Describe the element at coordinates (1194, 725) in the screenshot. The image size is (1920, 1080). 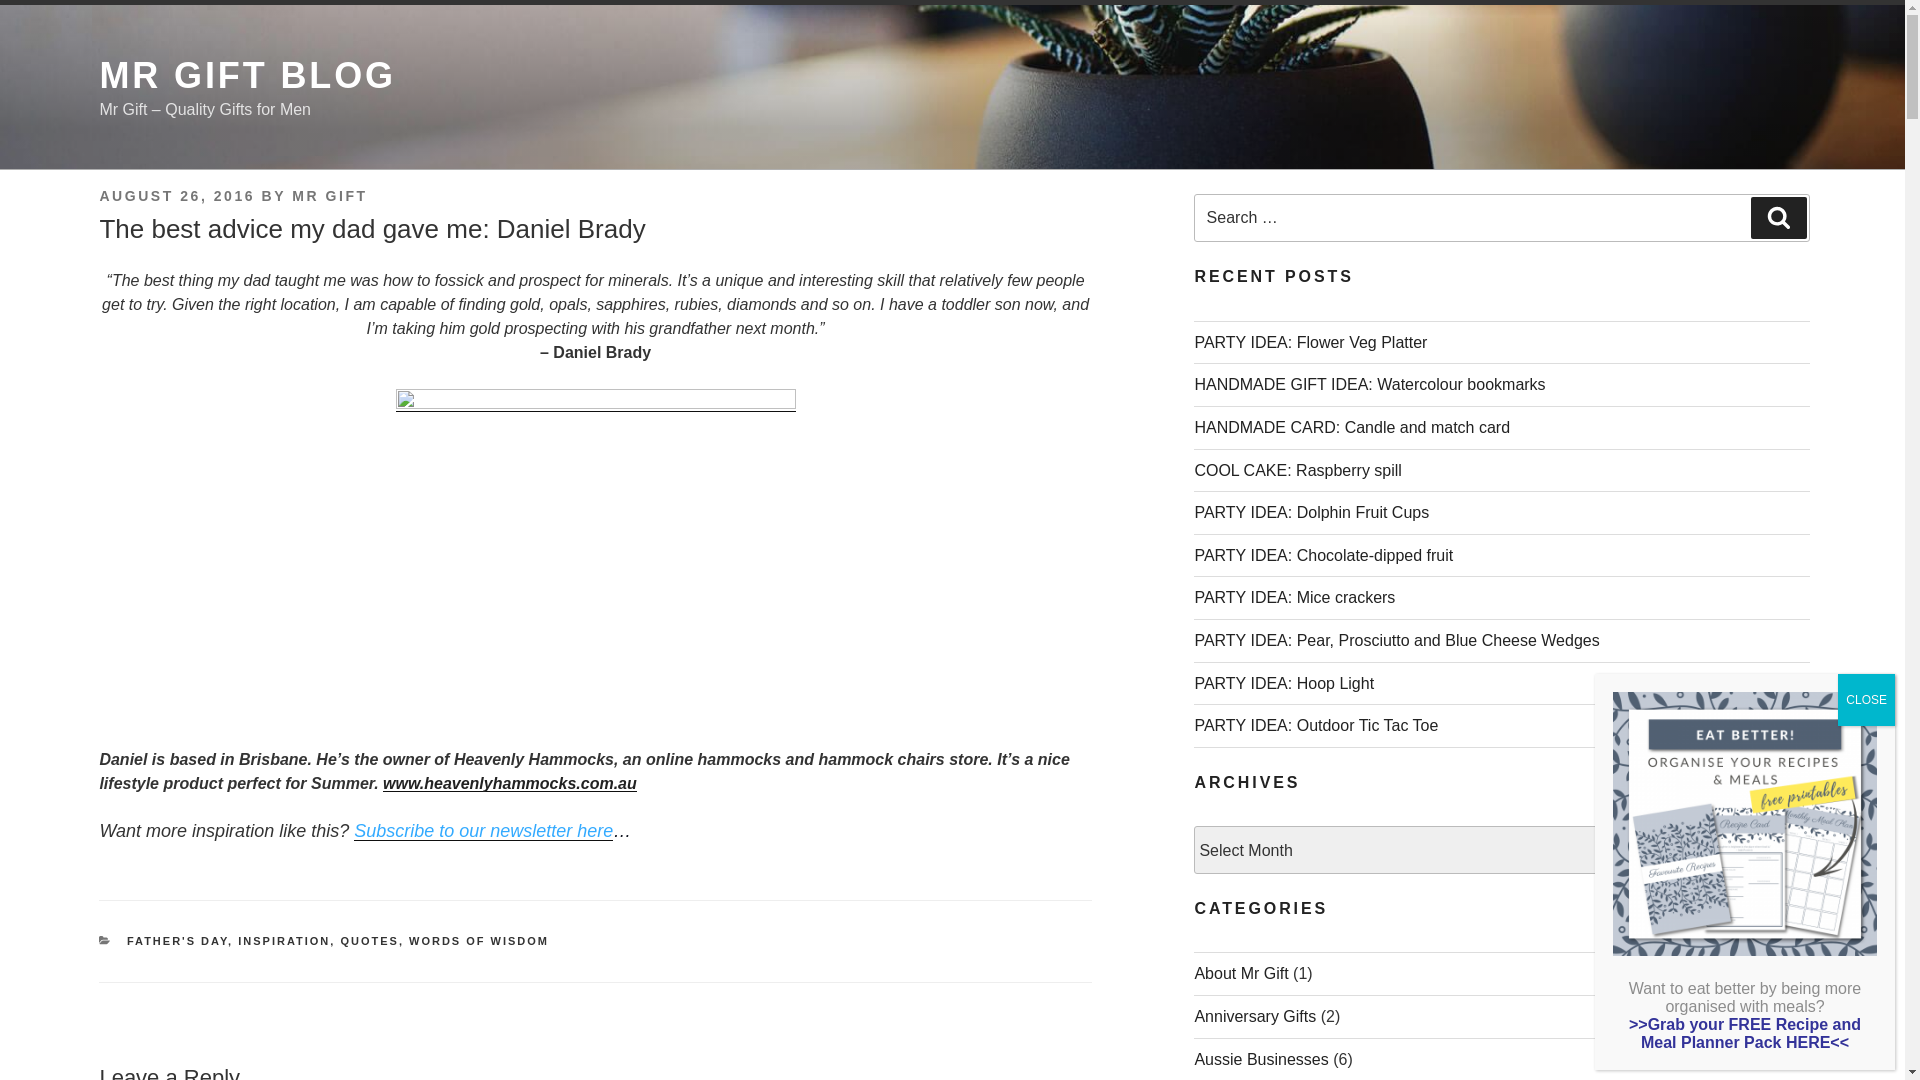
I see `'PARTY IDEA: Outdoor Tic Tac Toe'` at that location.